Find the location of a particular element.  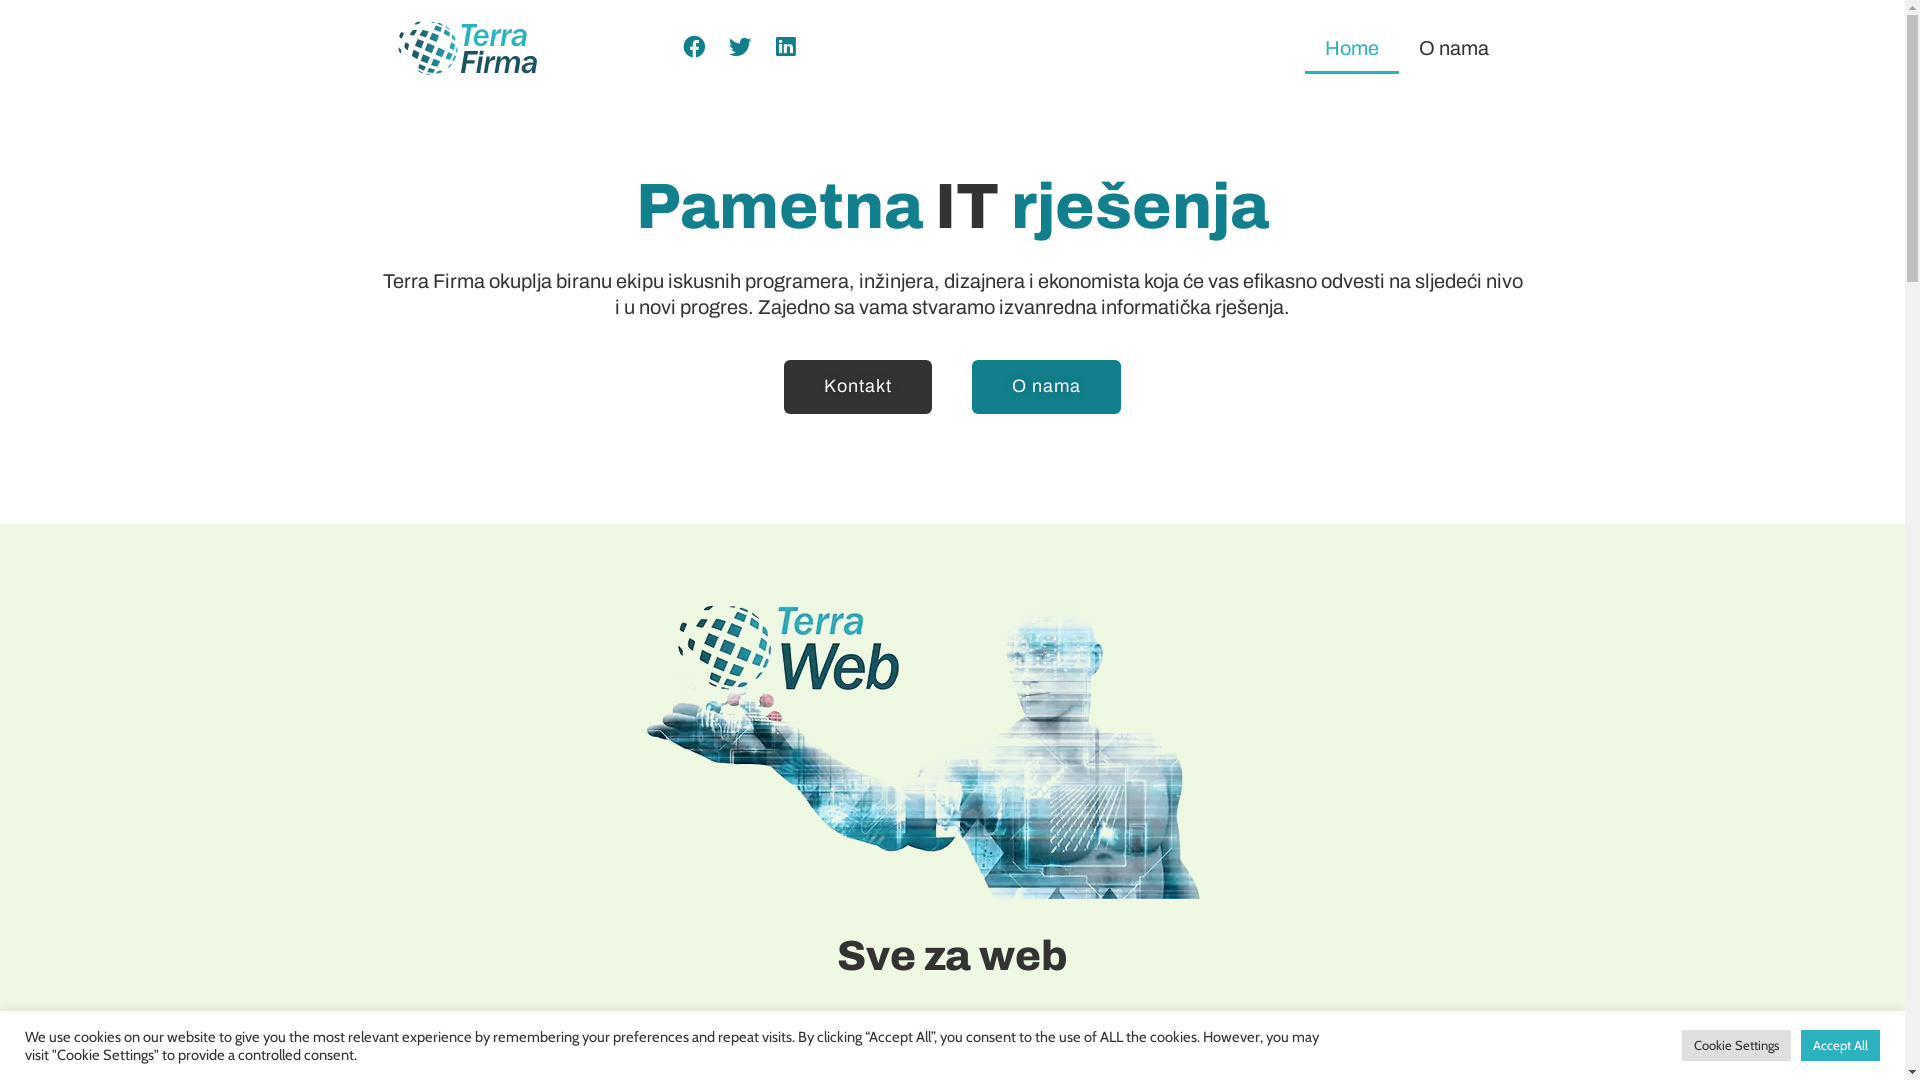

'Cookie Settings' is located at coordinates (1735, 1044).